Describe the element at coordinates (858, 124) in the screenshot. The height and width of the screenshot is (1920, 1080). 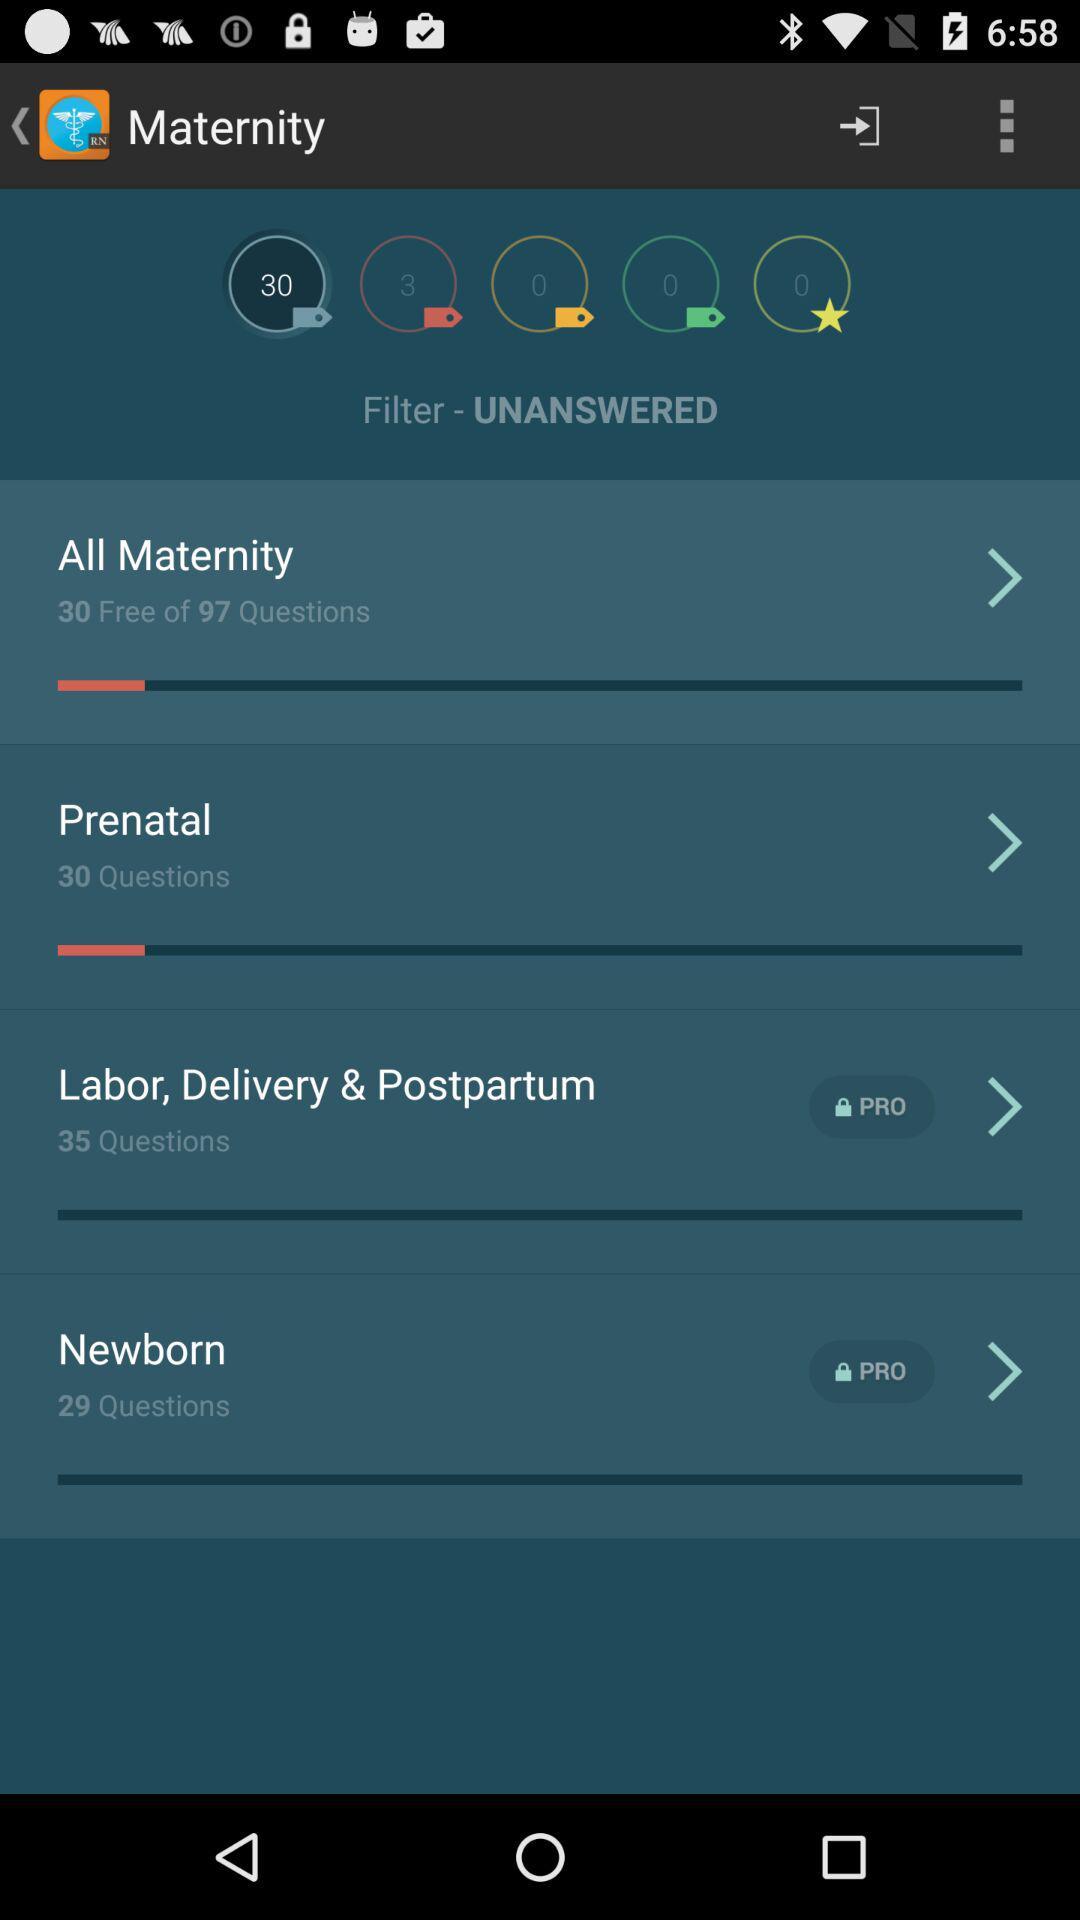
I see `the next arrow` at that location.